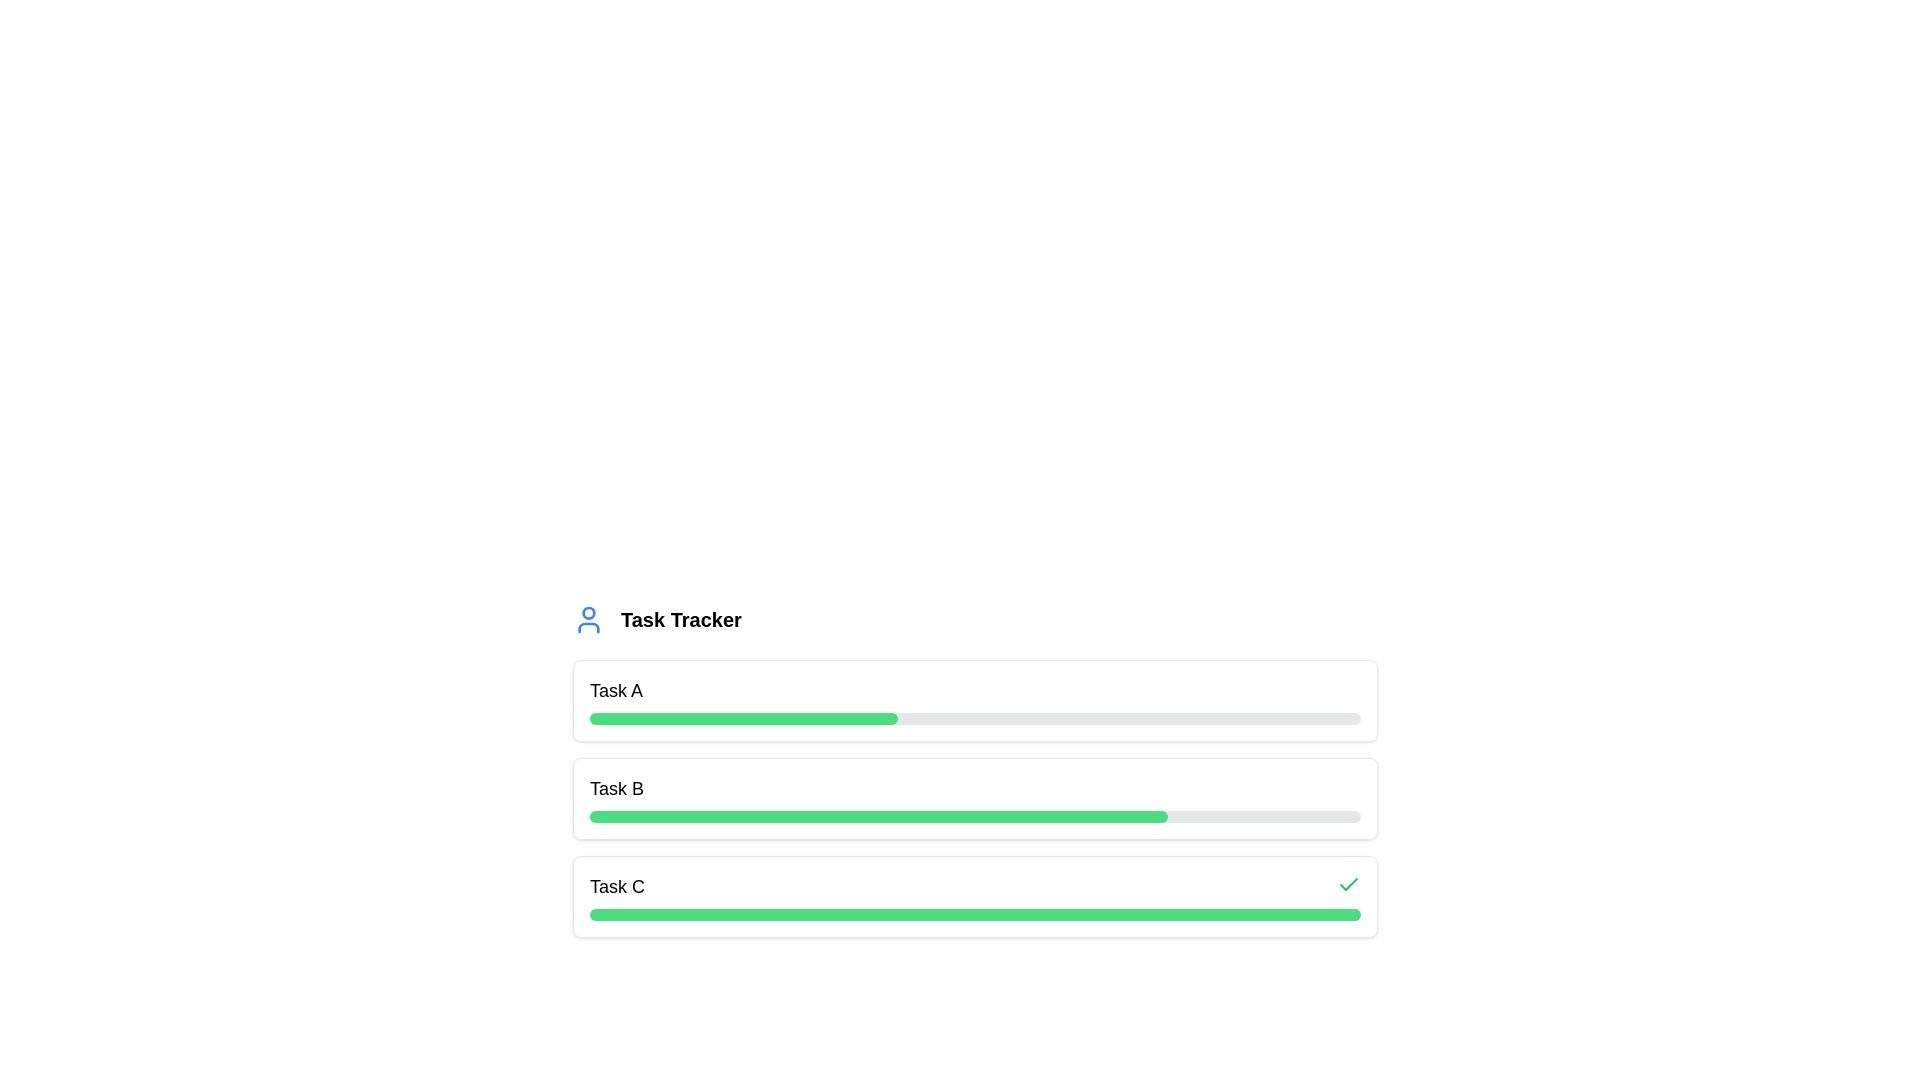  I want to click on the filled portion of the progress bar indicating task completion for 'Task B', so click(879, 817).